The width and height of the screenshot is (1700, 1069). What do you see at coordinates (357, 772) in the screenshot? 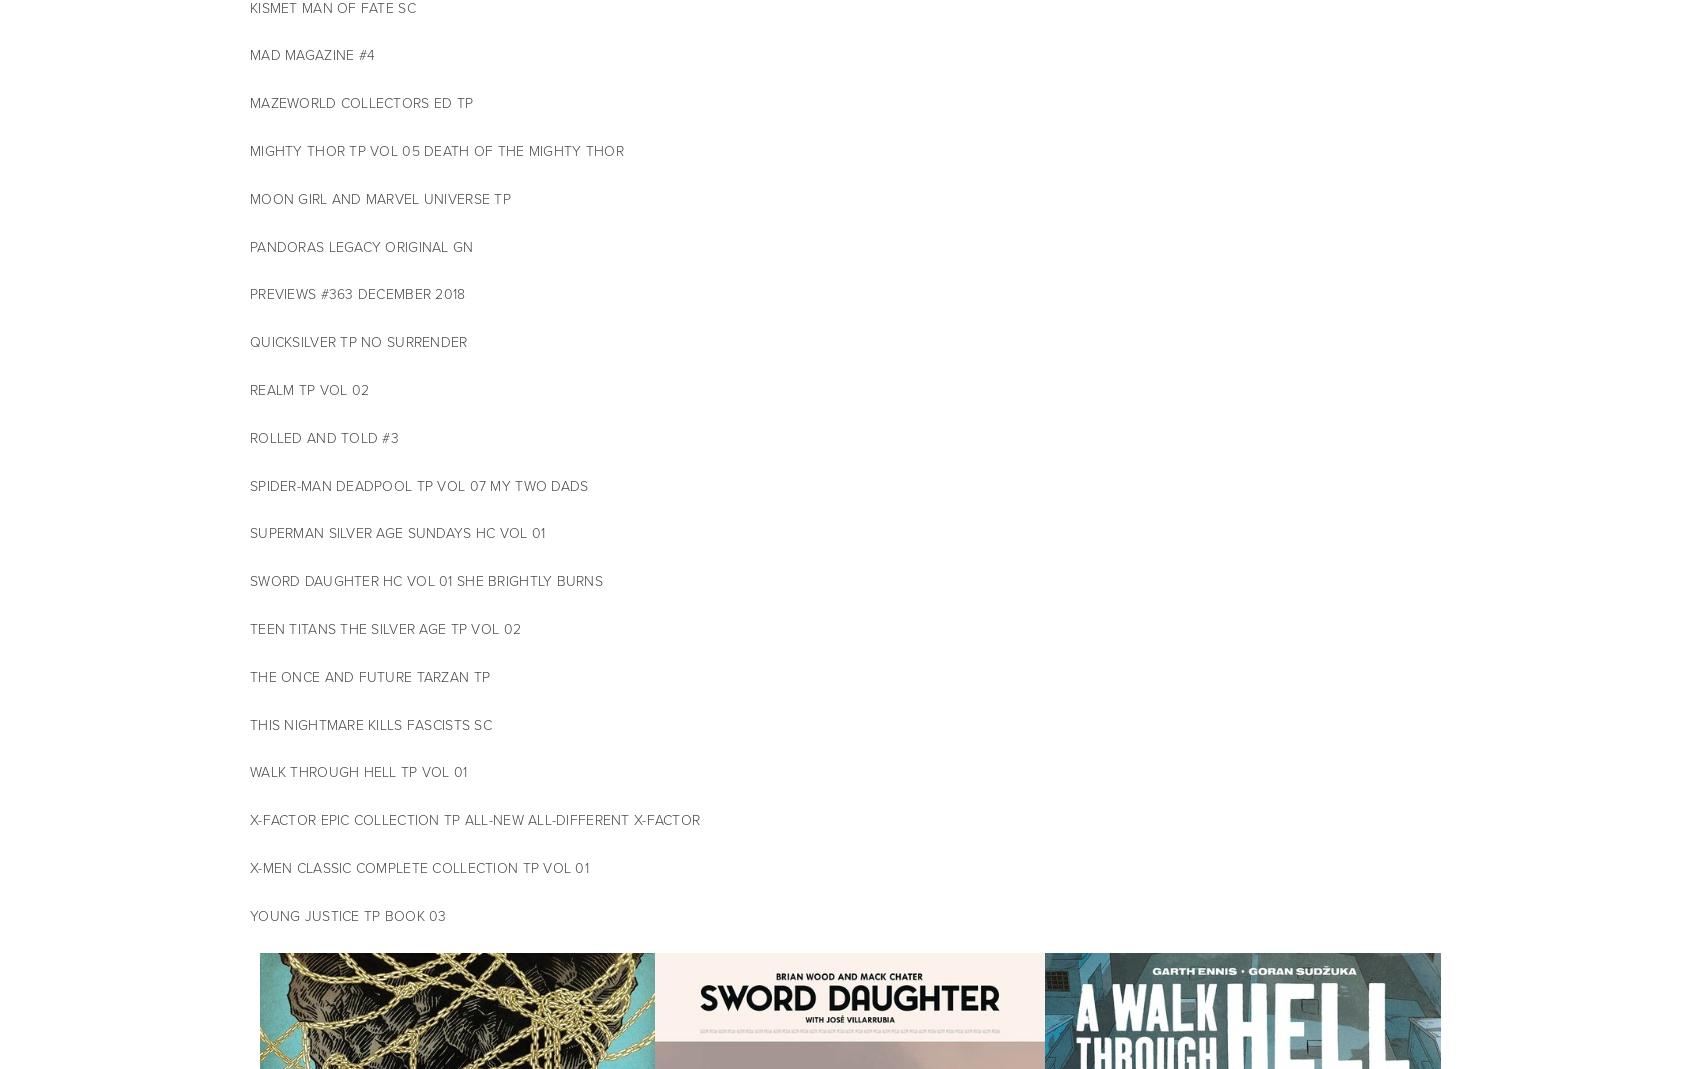
I see `'WALK THROUGH HELL TP VOL 01'` at bounding box center [357, 772].